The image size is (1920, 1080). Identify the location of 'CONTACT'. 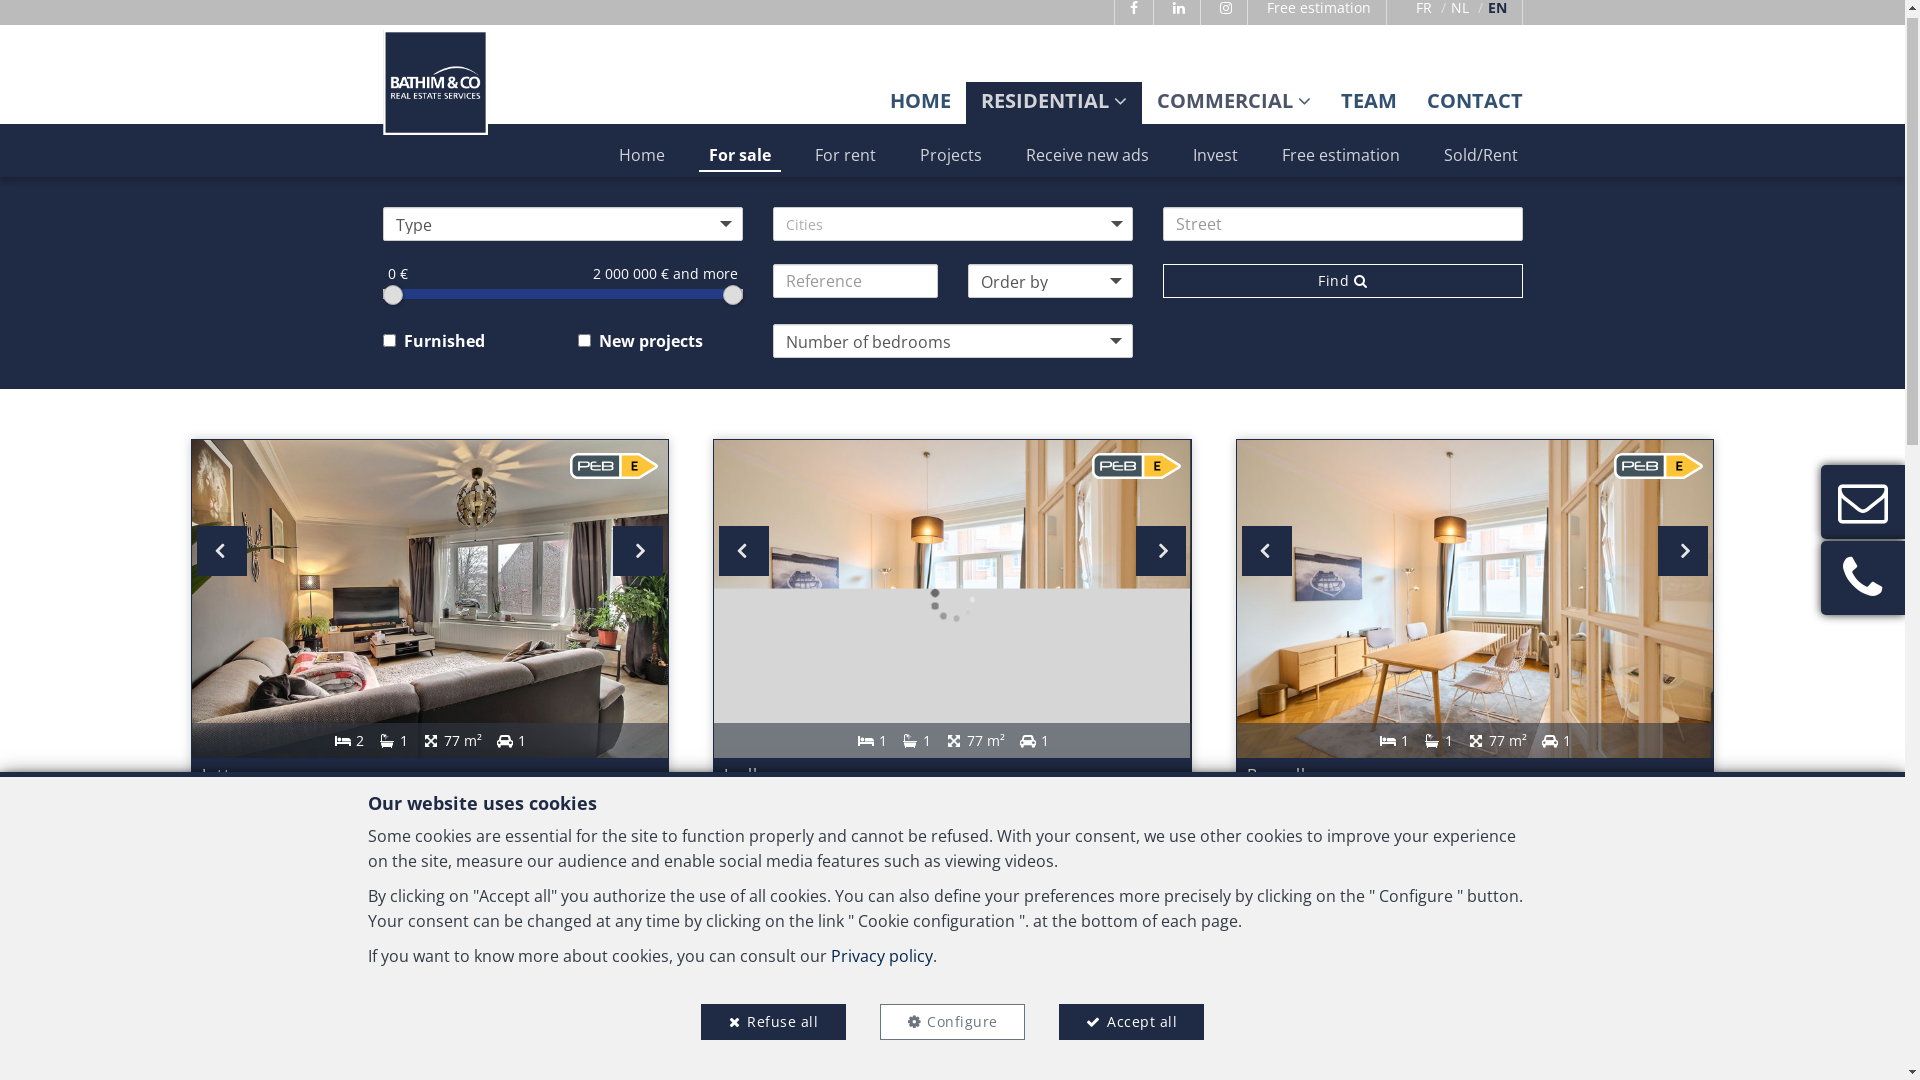
(1473, 110).